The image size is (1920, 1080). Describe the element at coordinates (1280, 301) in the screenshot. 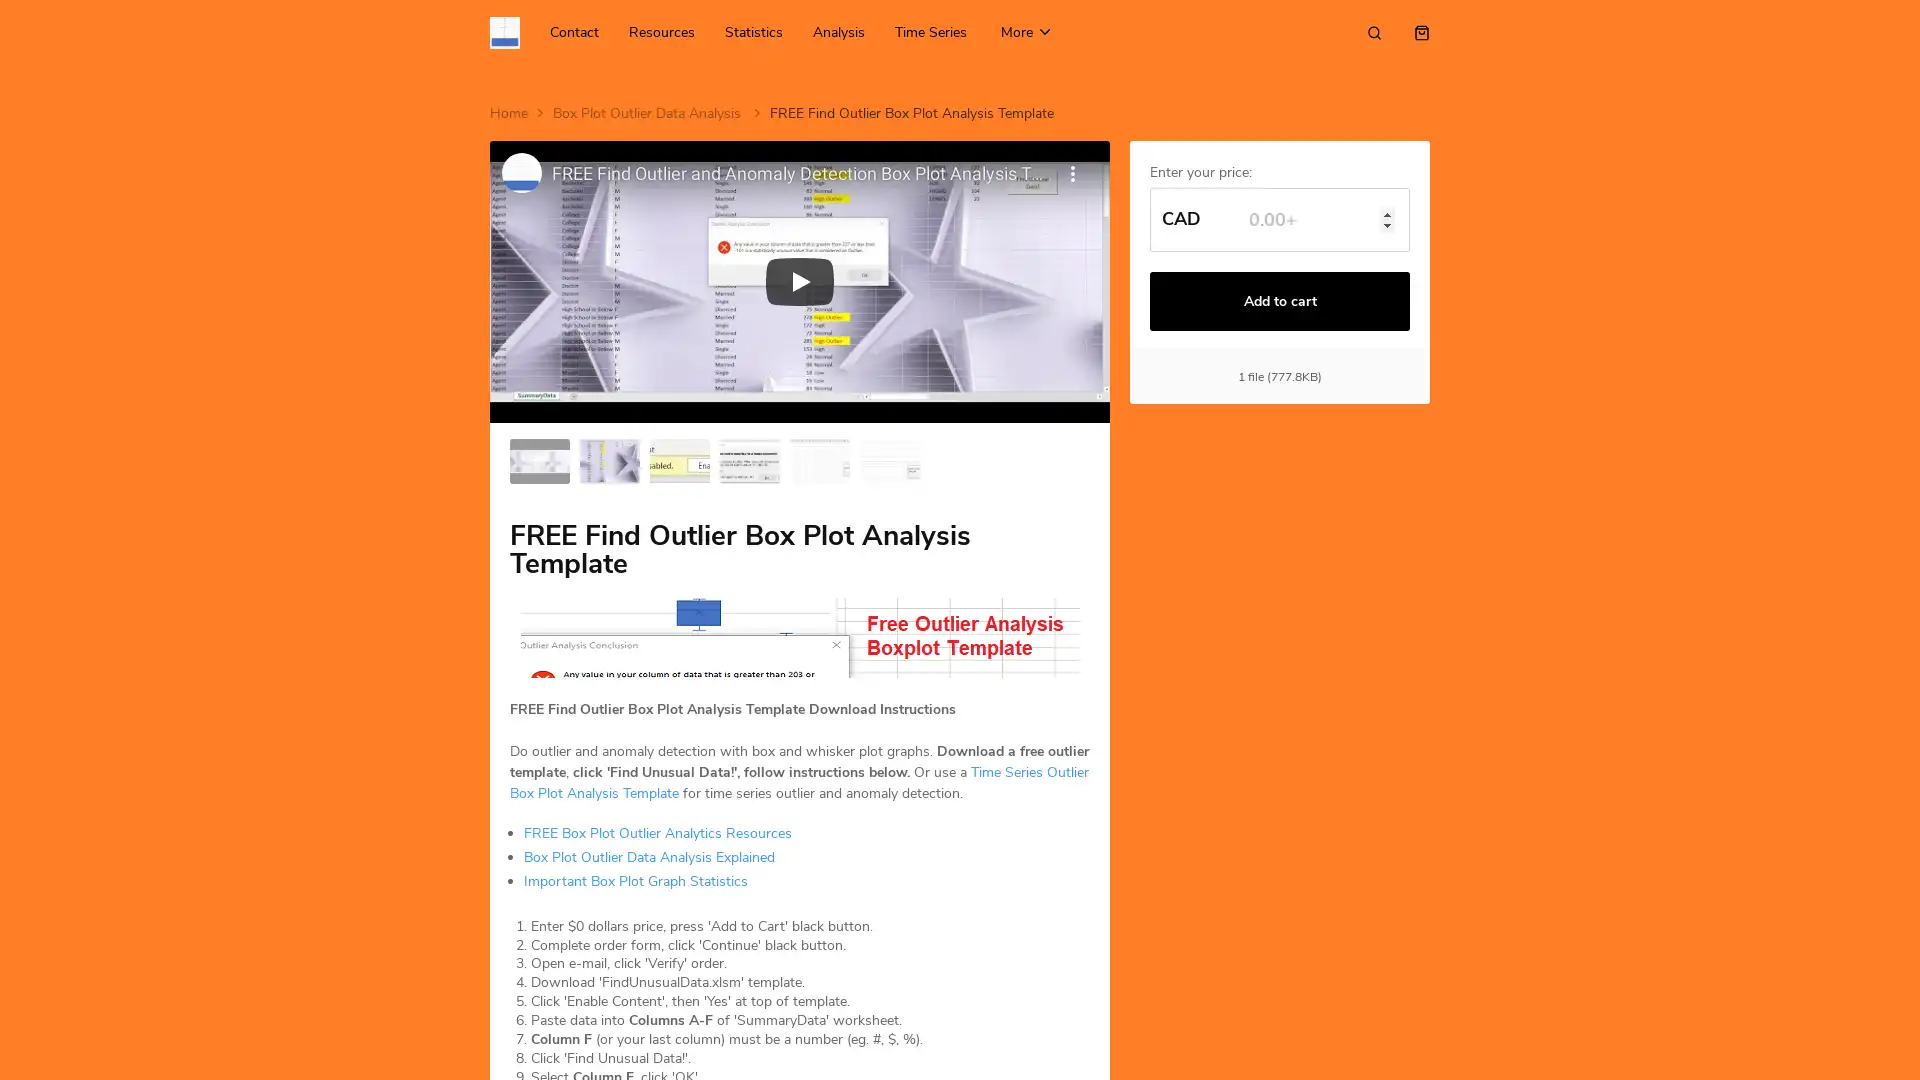

I see `Add to cart` at that location.